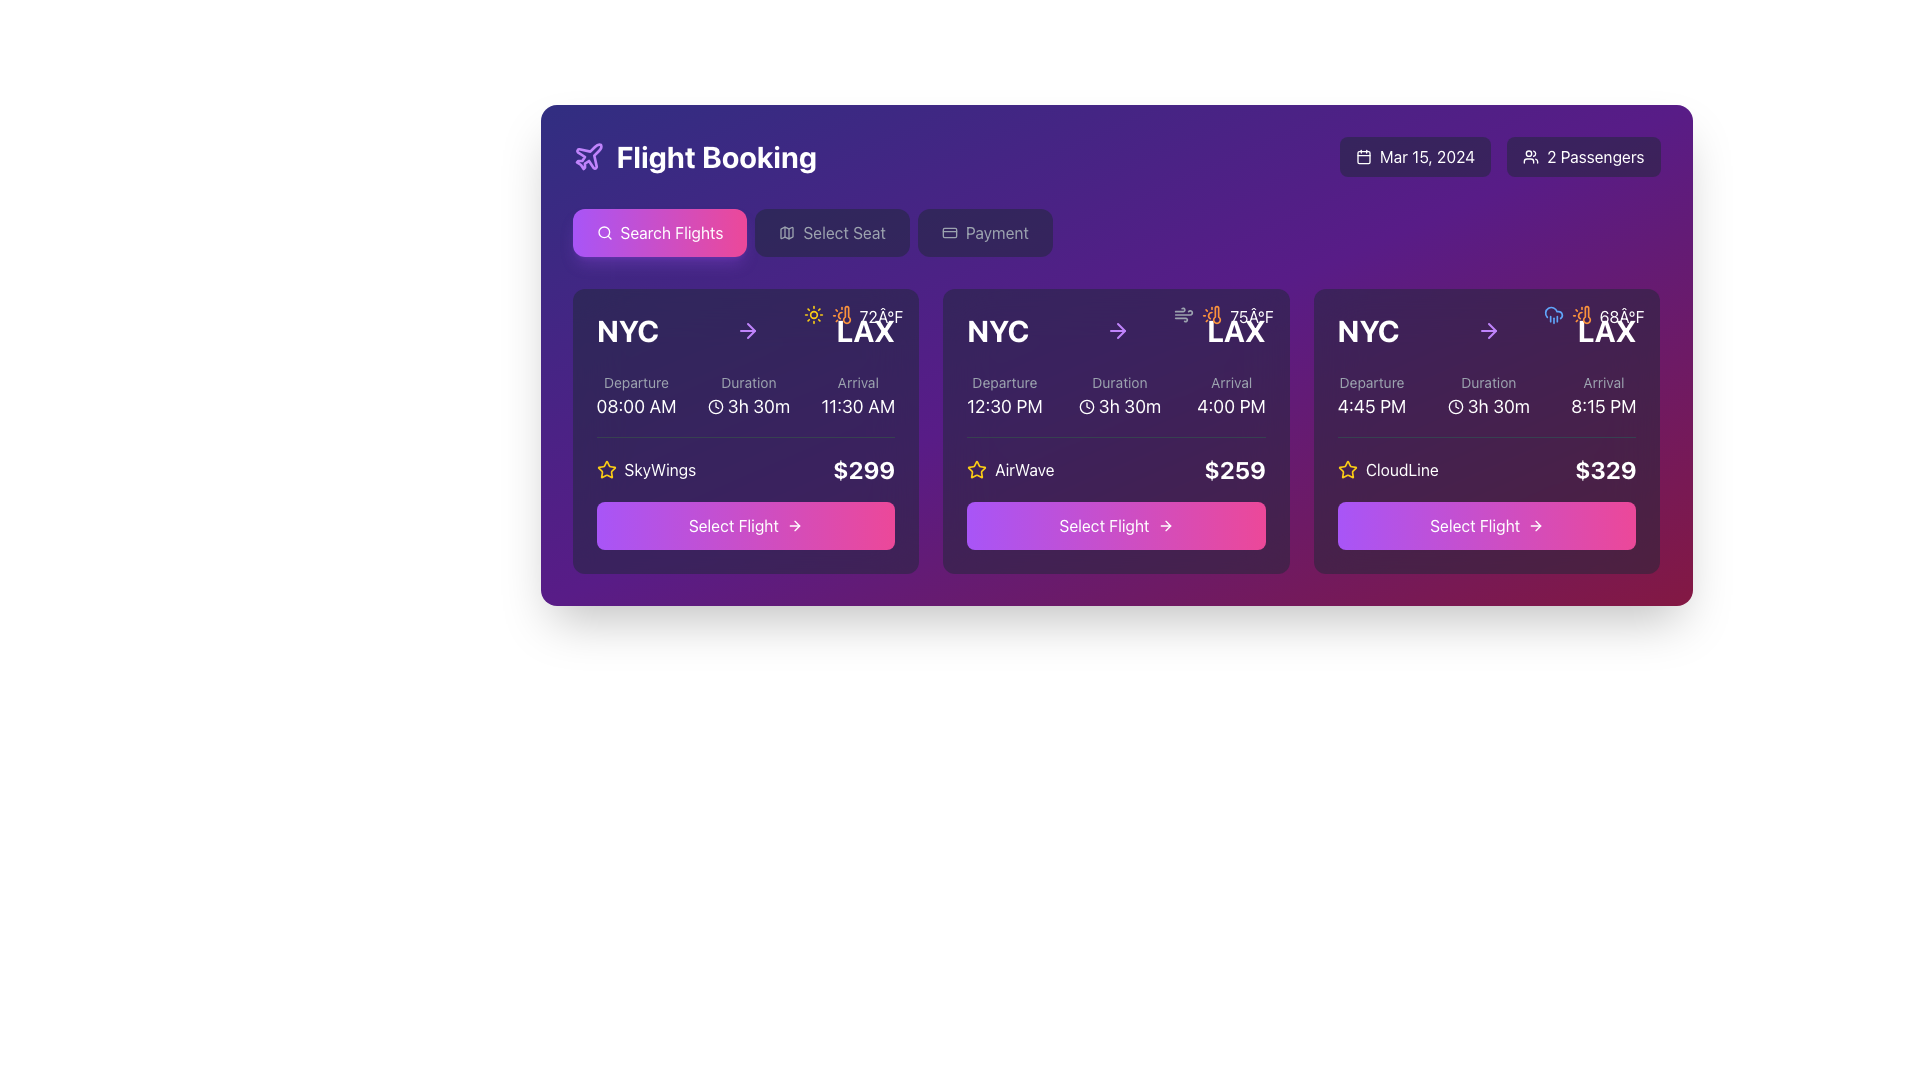  I want to click on the text display indicating the destination airport code 'LAX' for the flight, located at the top-right portion of the flight information card, so click(1235, 330).